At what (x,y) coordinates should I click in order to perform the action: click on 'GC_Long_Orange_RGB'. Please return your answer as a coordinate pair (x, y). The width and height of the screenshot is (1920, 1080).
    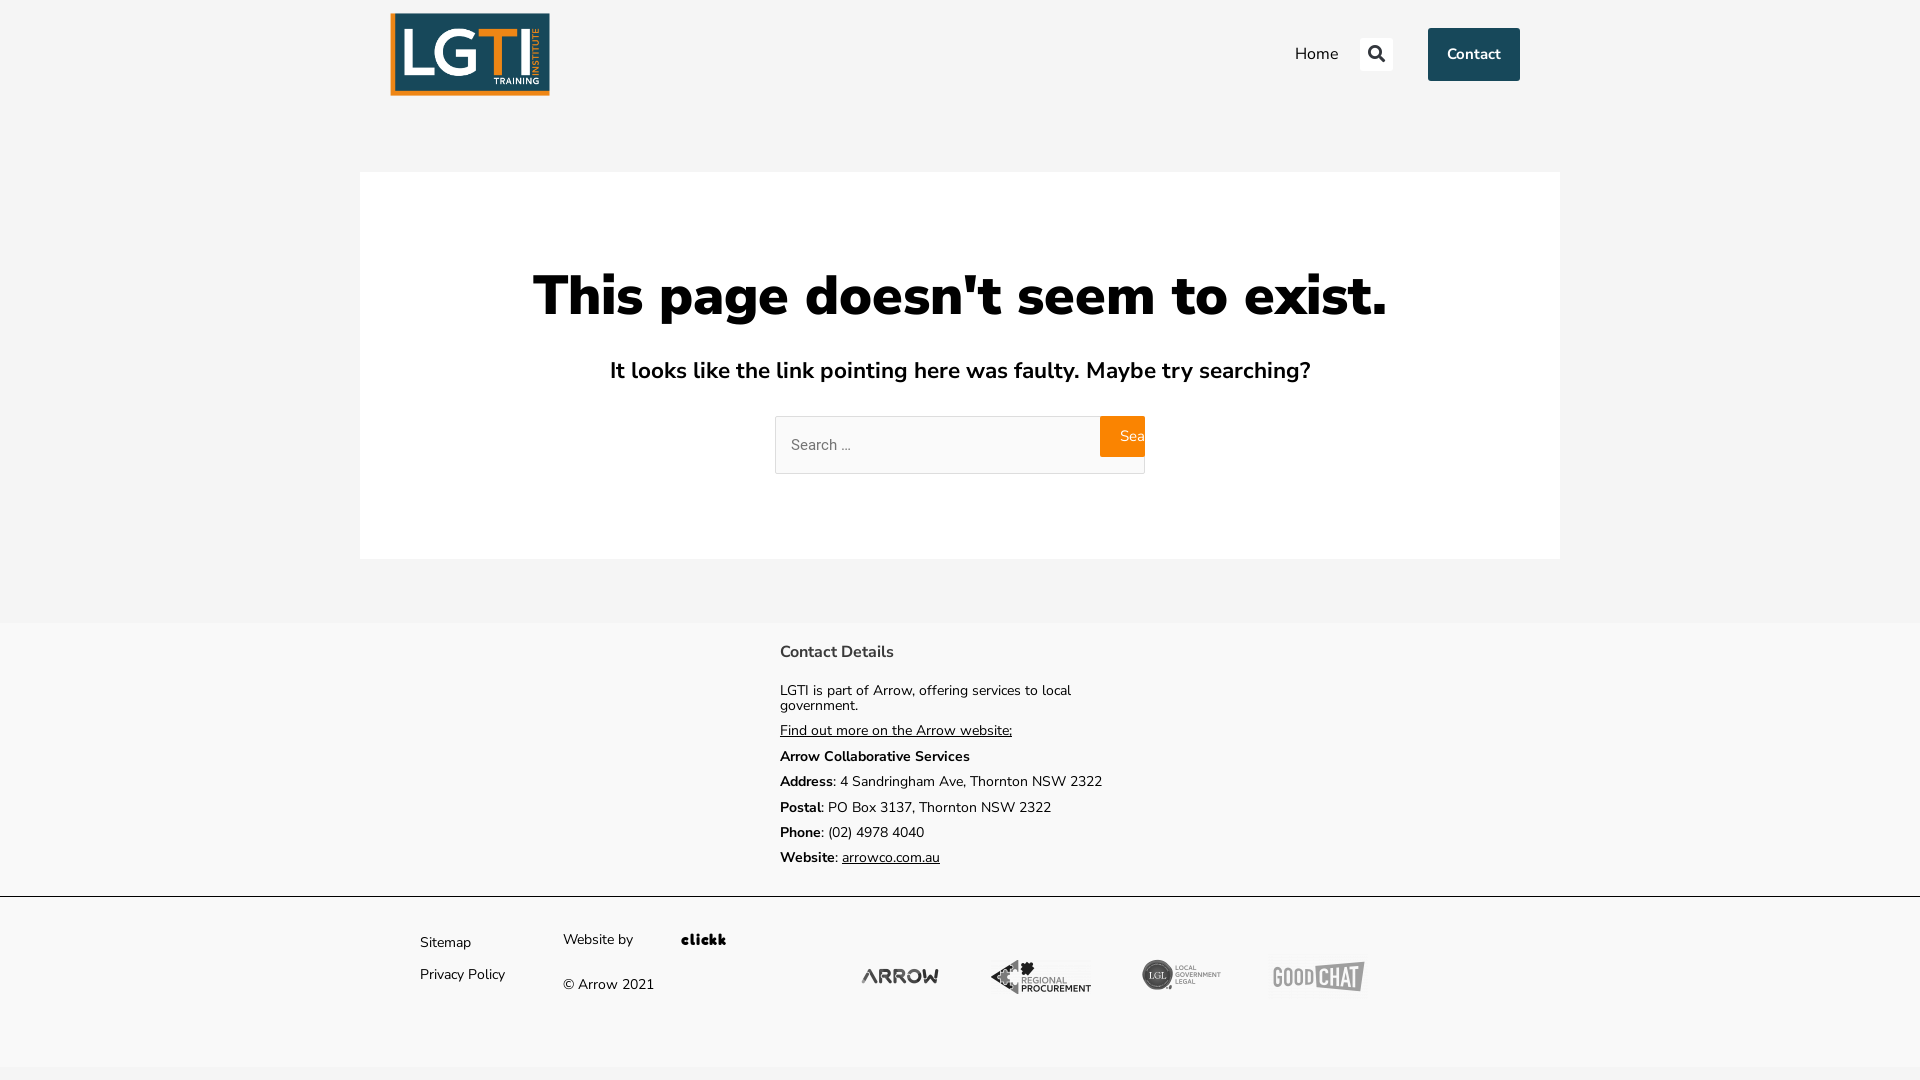
    Looking at the image, I should click on (1318, 975).